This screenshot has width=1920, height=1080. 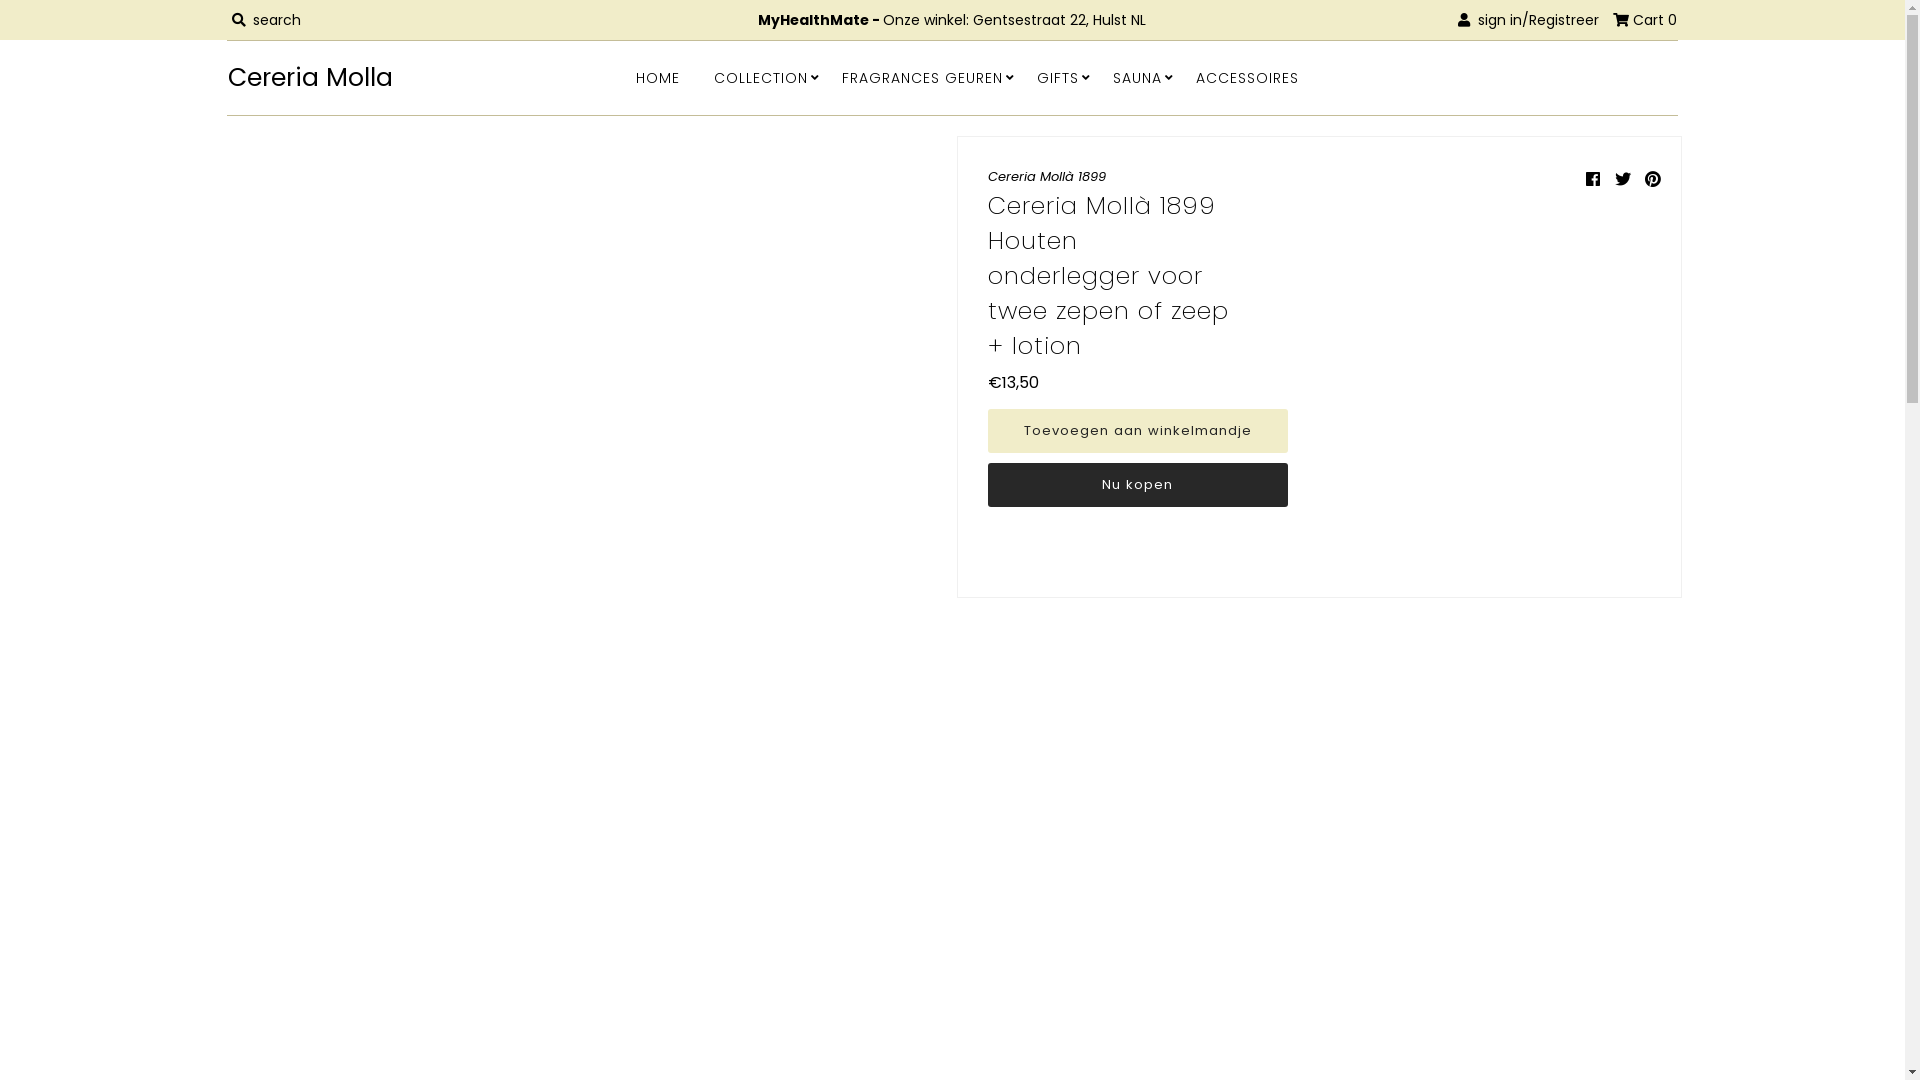 What do you see at coordinates (1137, 485) in the screenshot?
I see `'Nu kopen'` at bounding box center [1137, 485].